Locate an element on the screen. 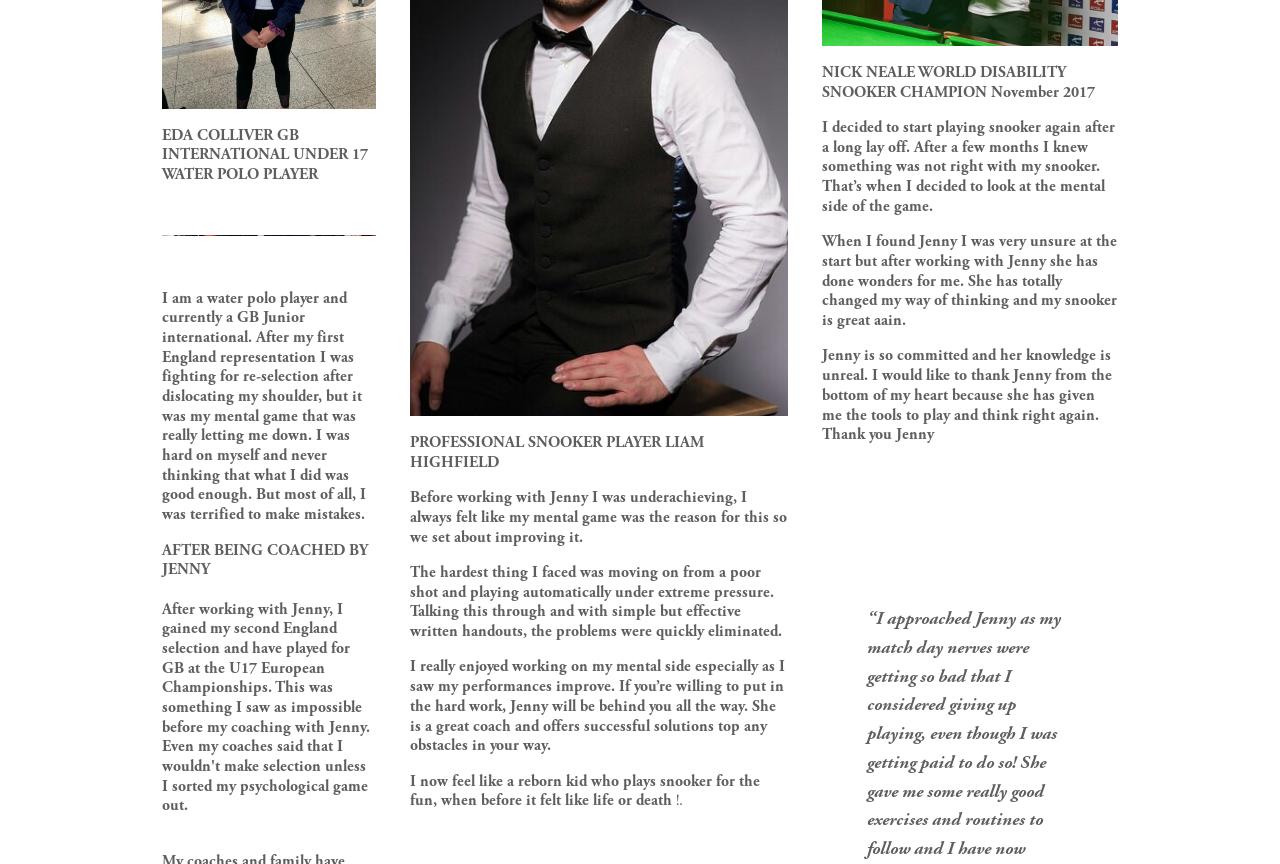  'I really enjoyed working on my mental side especially as I saw my performances improve. If you’re willing to put in the hard work, Jenny will be behind you all the way. She is a great coach and offers successful solutions top any obstacles in your way.' is located at coordinates (597, 706).